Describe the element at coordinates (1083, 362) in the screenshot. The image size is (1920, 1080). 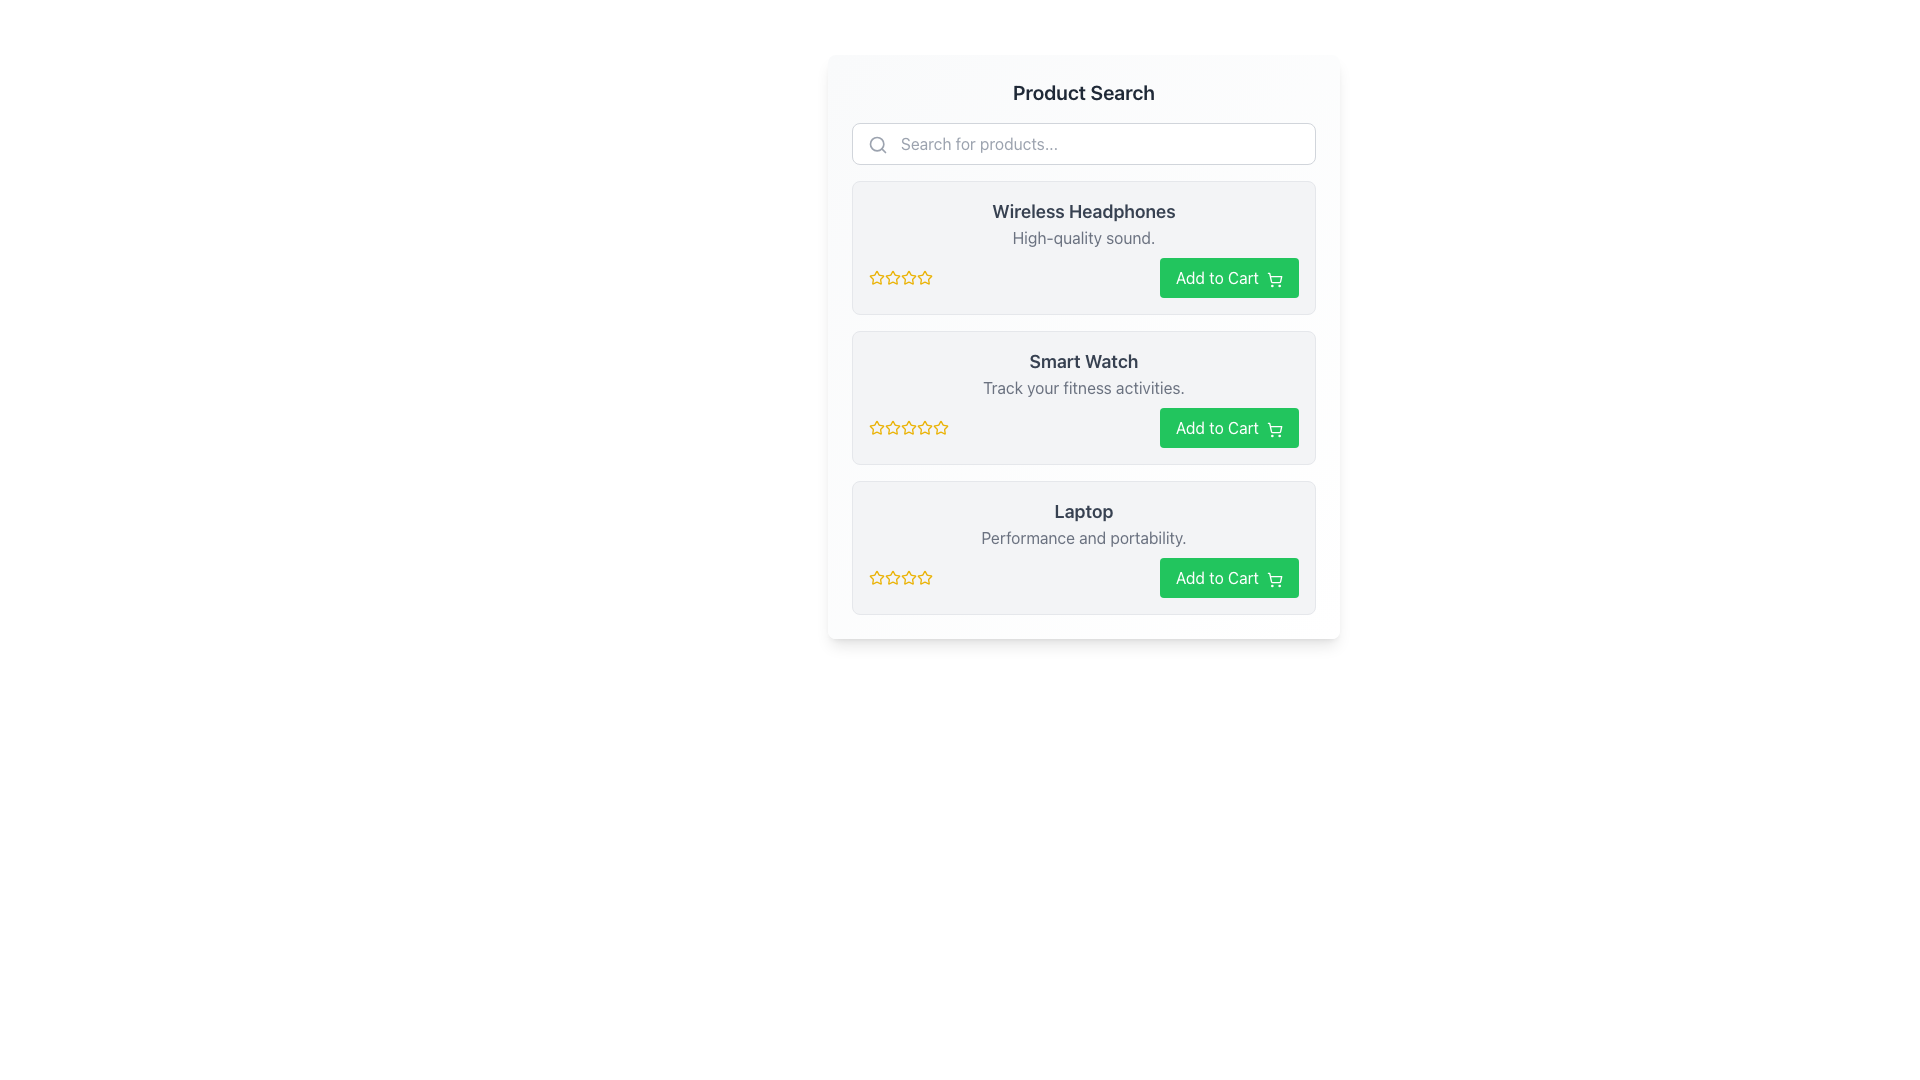
I see `text displayed in the static label that shows the product name 'Smart Watch', which is centrally positioned at the top of the product details` at that location.